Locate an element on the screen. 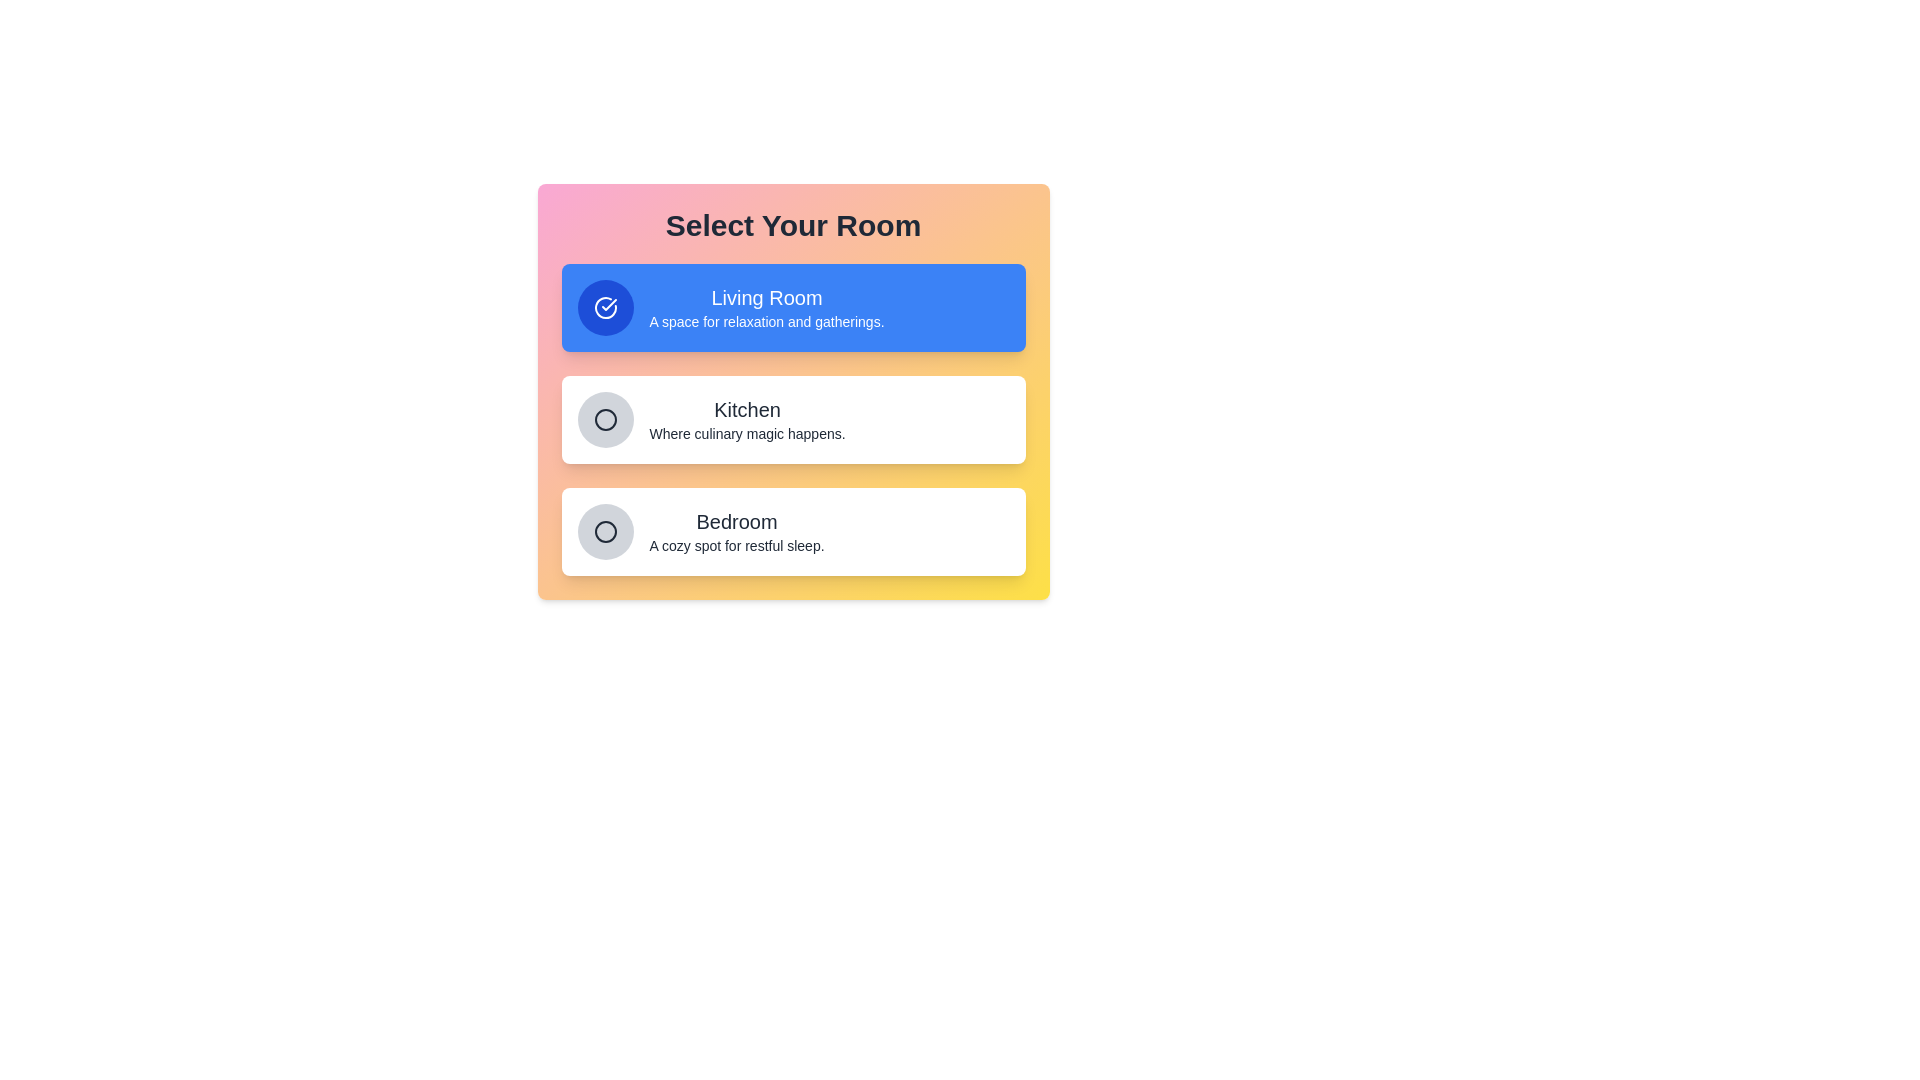 The width and height of the screenshot is (1920, 1080). the decorative indicator related to the 'Kitchen' card in the room selection menu, which denotes selection or focus status is located at coordinates (604, 419).